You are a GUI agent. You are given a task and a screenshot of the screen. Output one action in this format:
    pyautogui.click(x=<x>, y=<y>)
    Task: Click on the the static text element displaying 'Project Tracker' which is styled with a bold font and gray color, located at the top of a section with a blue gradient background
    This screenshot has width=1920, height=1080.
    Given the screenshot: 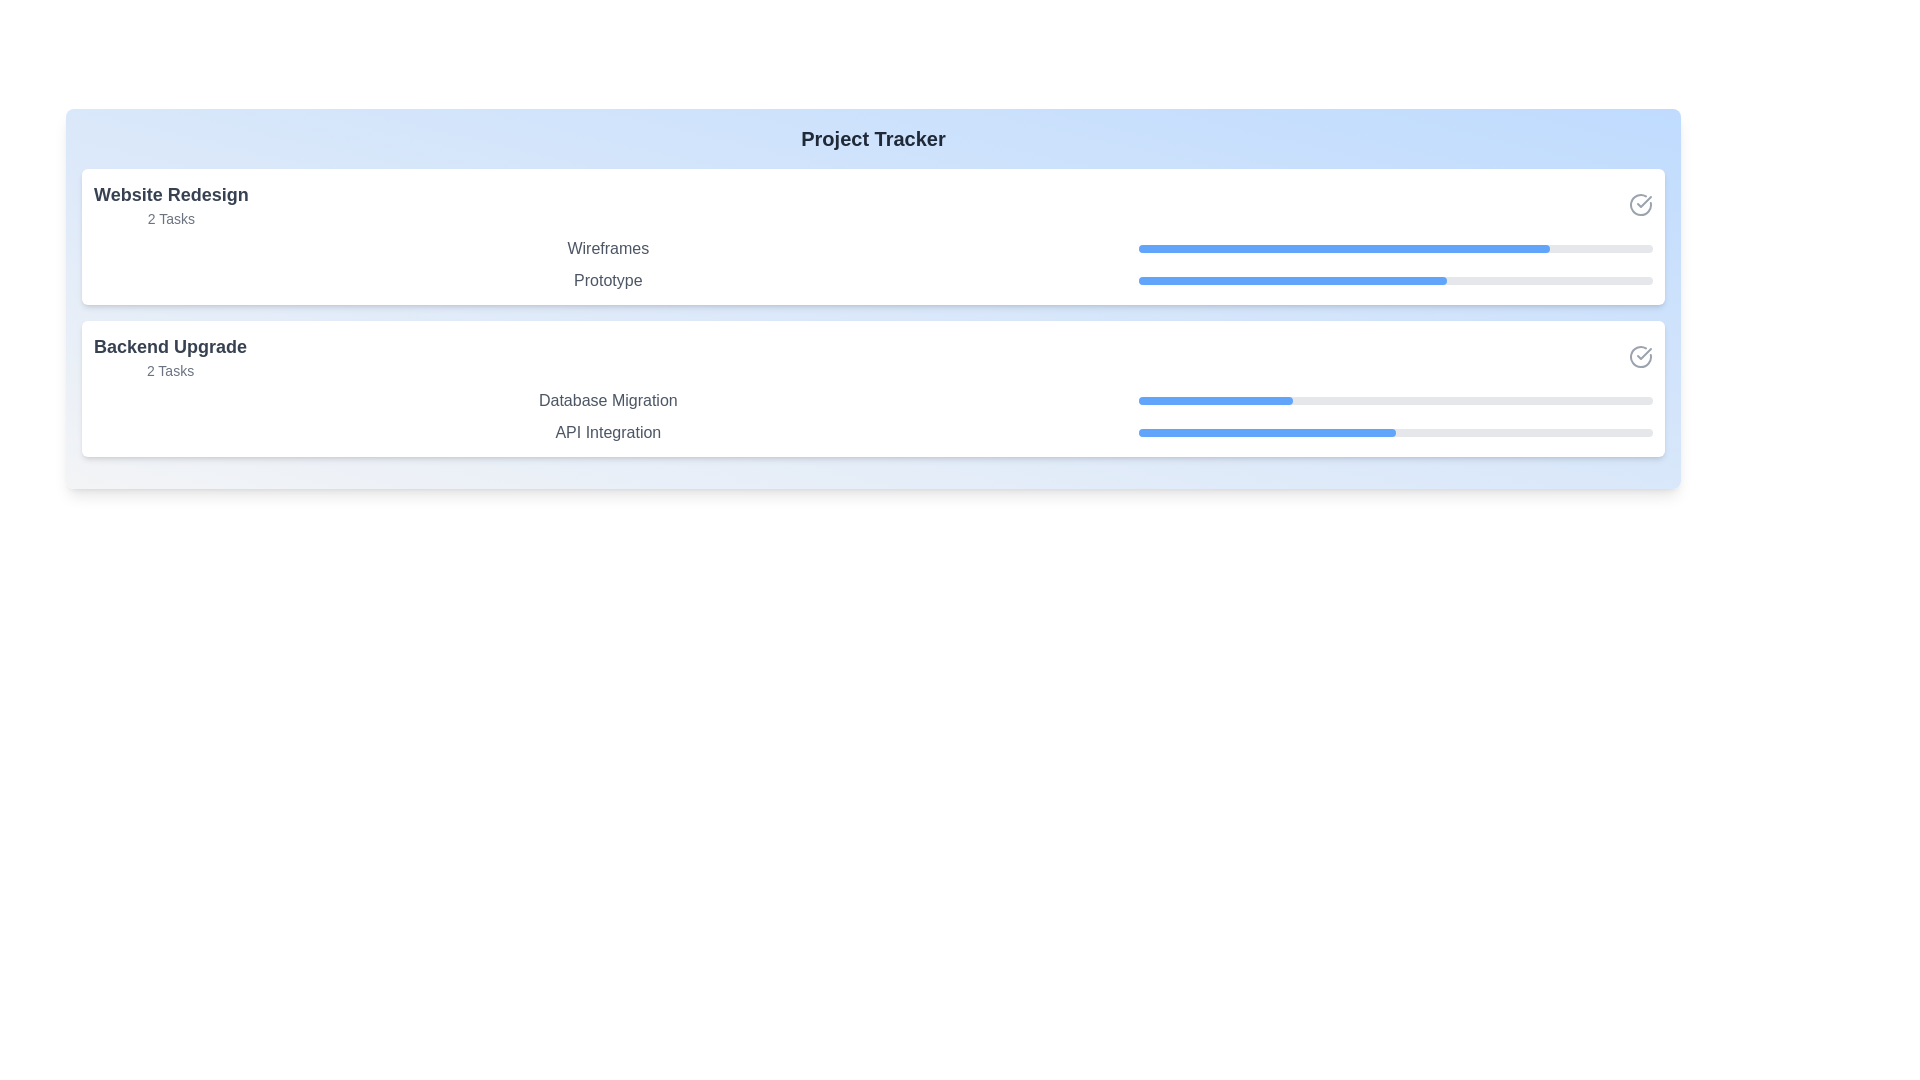 What is the action you would take?
    pyautogui.click(x=873, y=137)
    